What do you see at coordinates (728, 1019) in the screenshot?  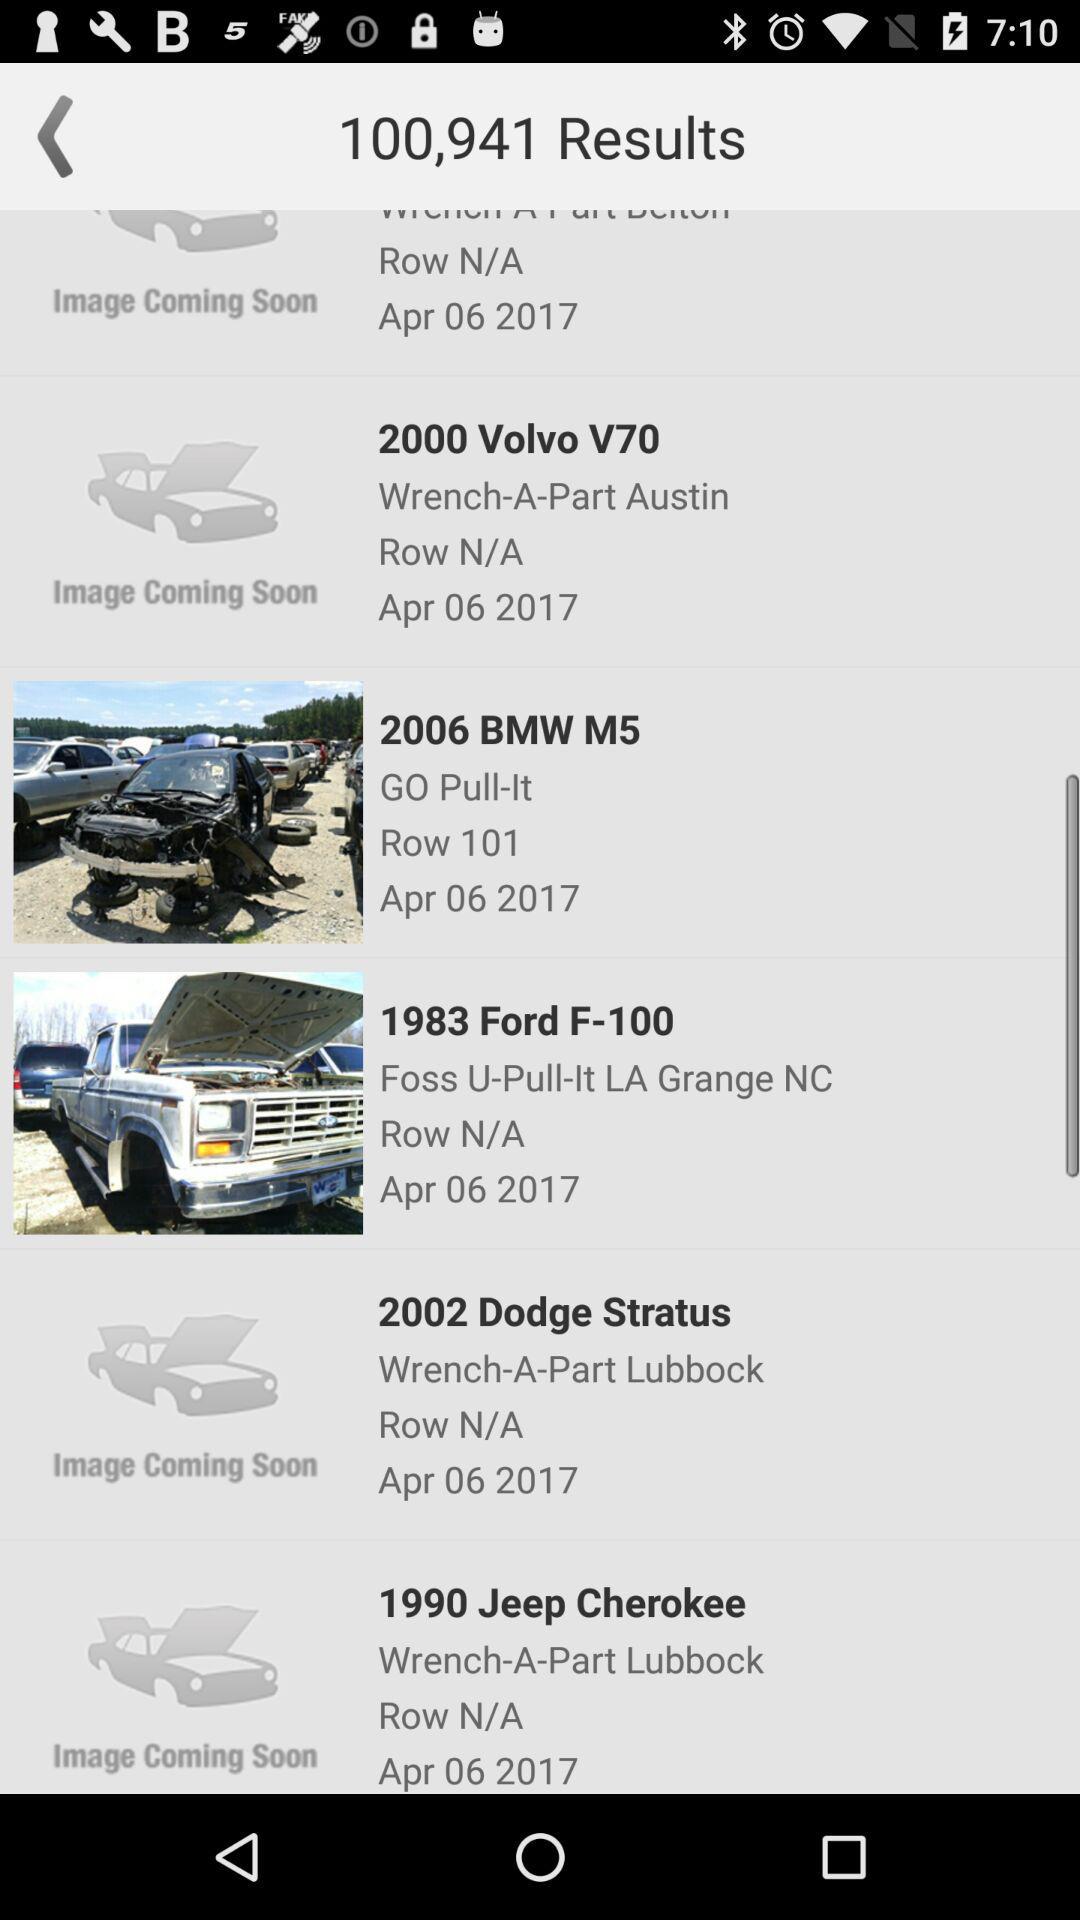 I see `item above foss u pull app` at bounding box center [728, 1019].